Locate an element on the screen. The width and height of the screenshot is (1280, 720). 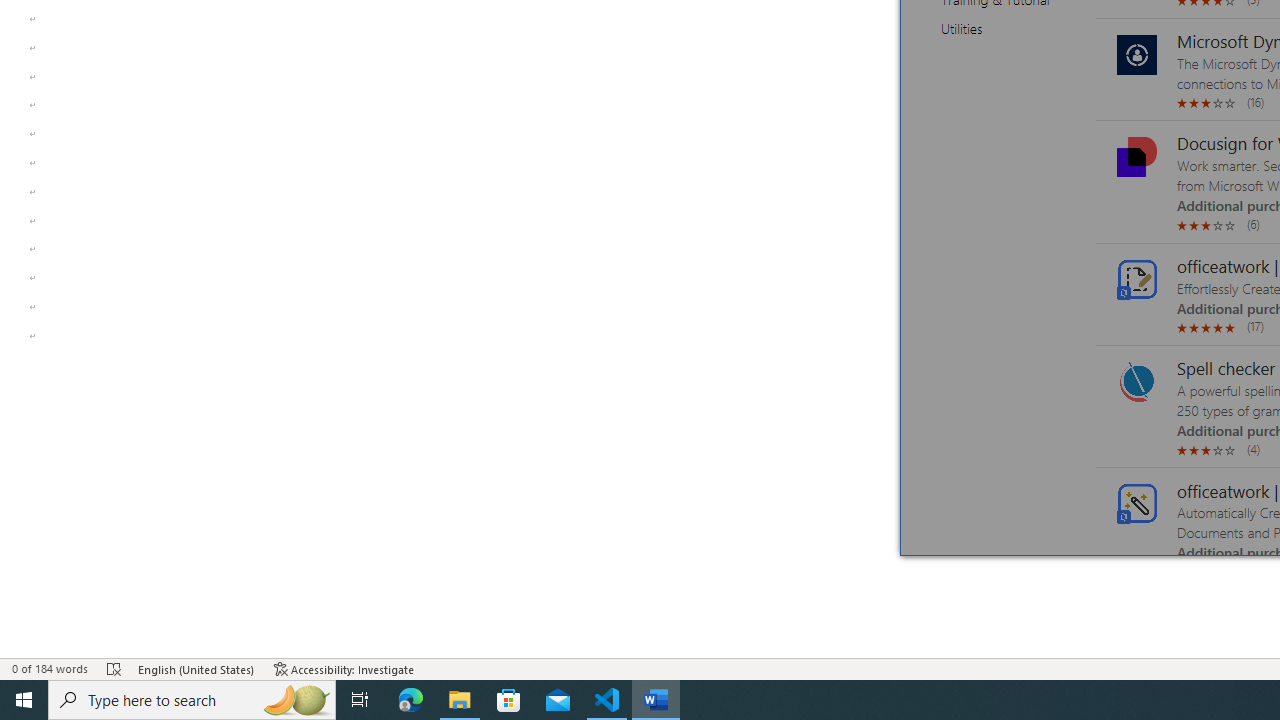
'Word - 1 running window' is located at coordinates (656, 698).